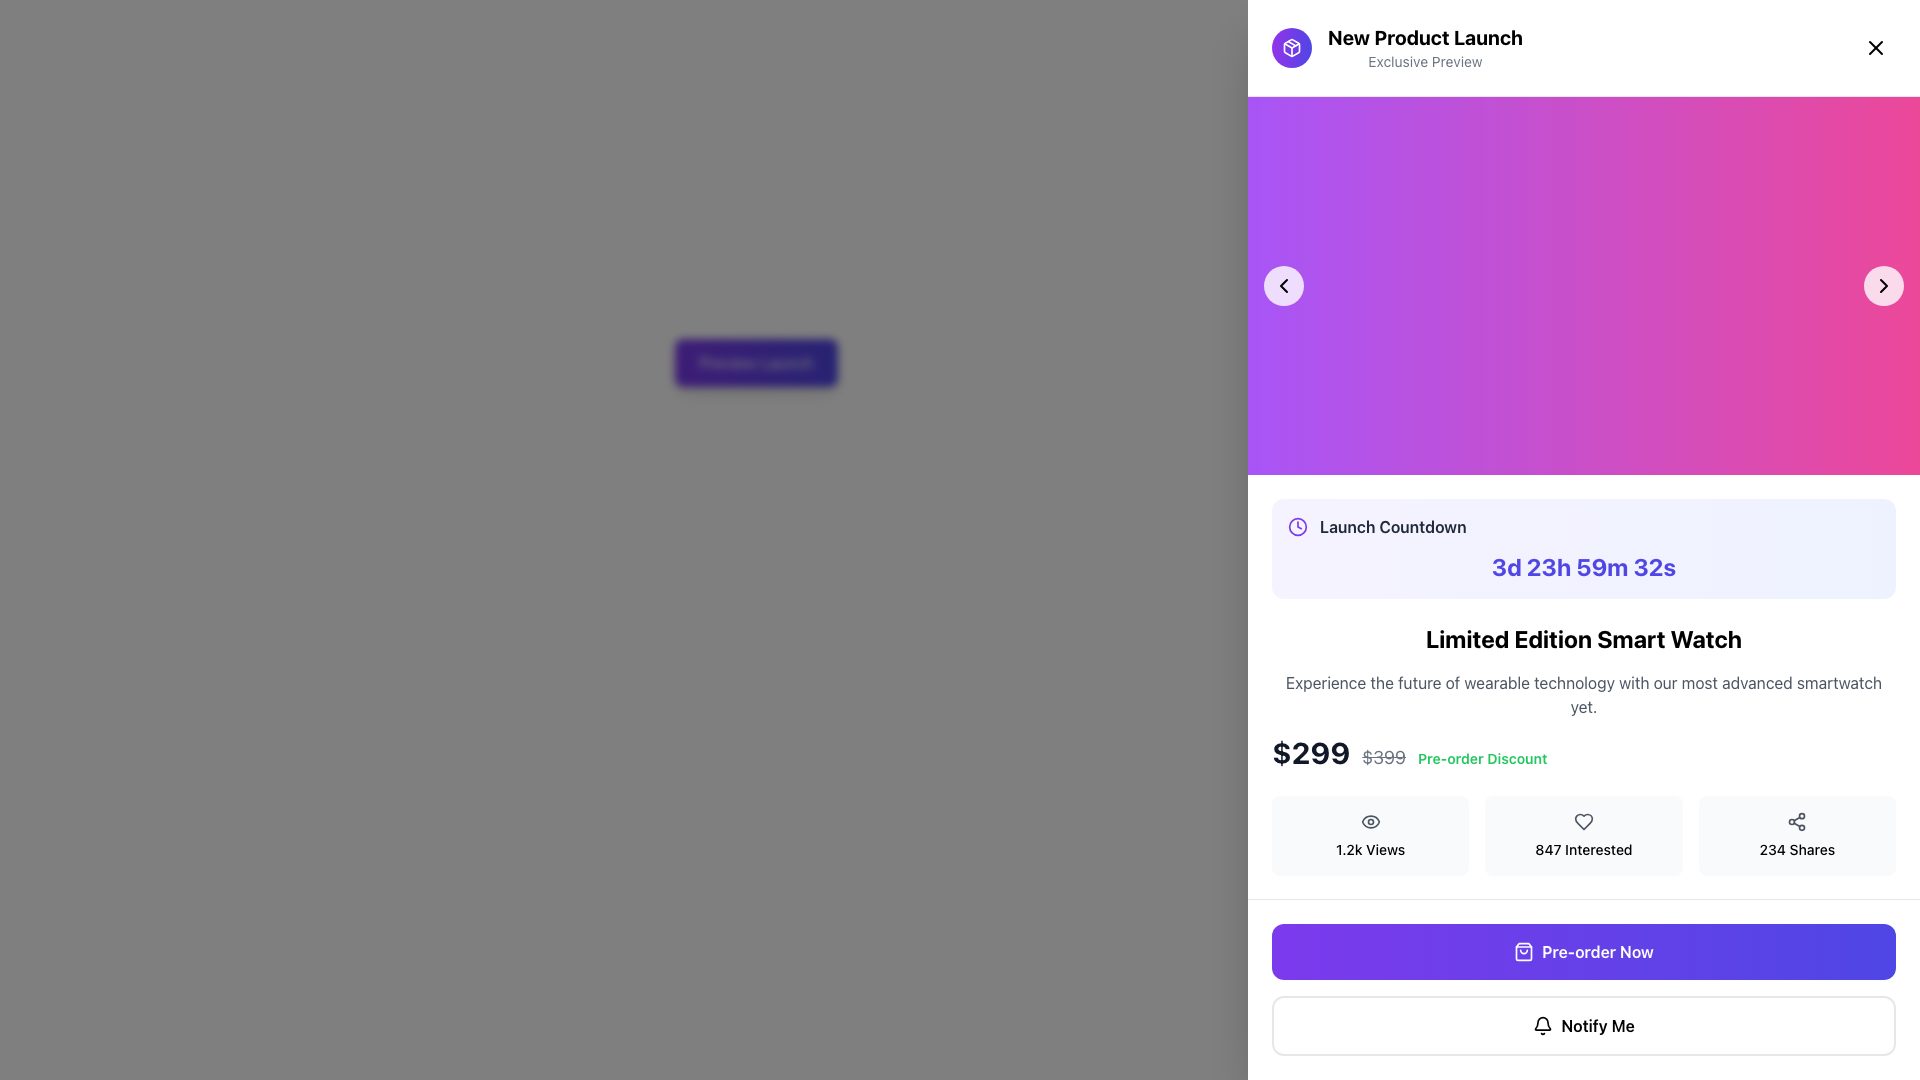 Image resolution: width=1920 pixels, height=1080 pixels. Describe the element at coordinates (1597, 951) in the screenshot. I see `the interactive button located at the bottom of the product details section, aligned to the right side, to initiate the pre-order process` at that location.